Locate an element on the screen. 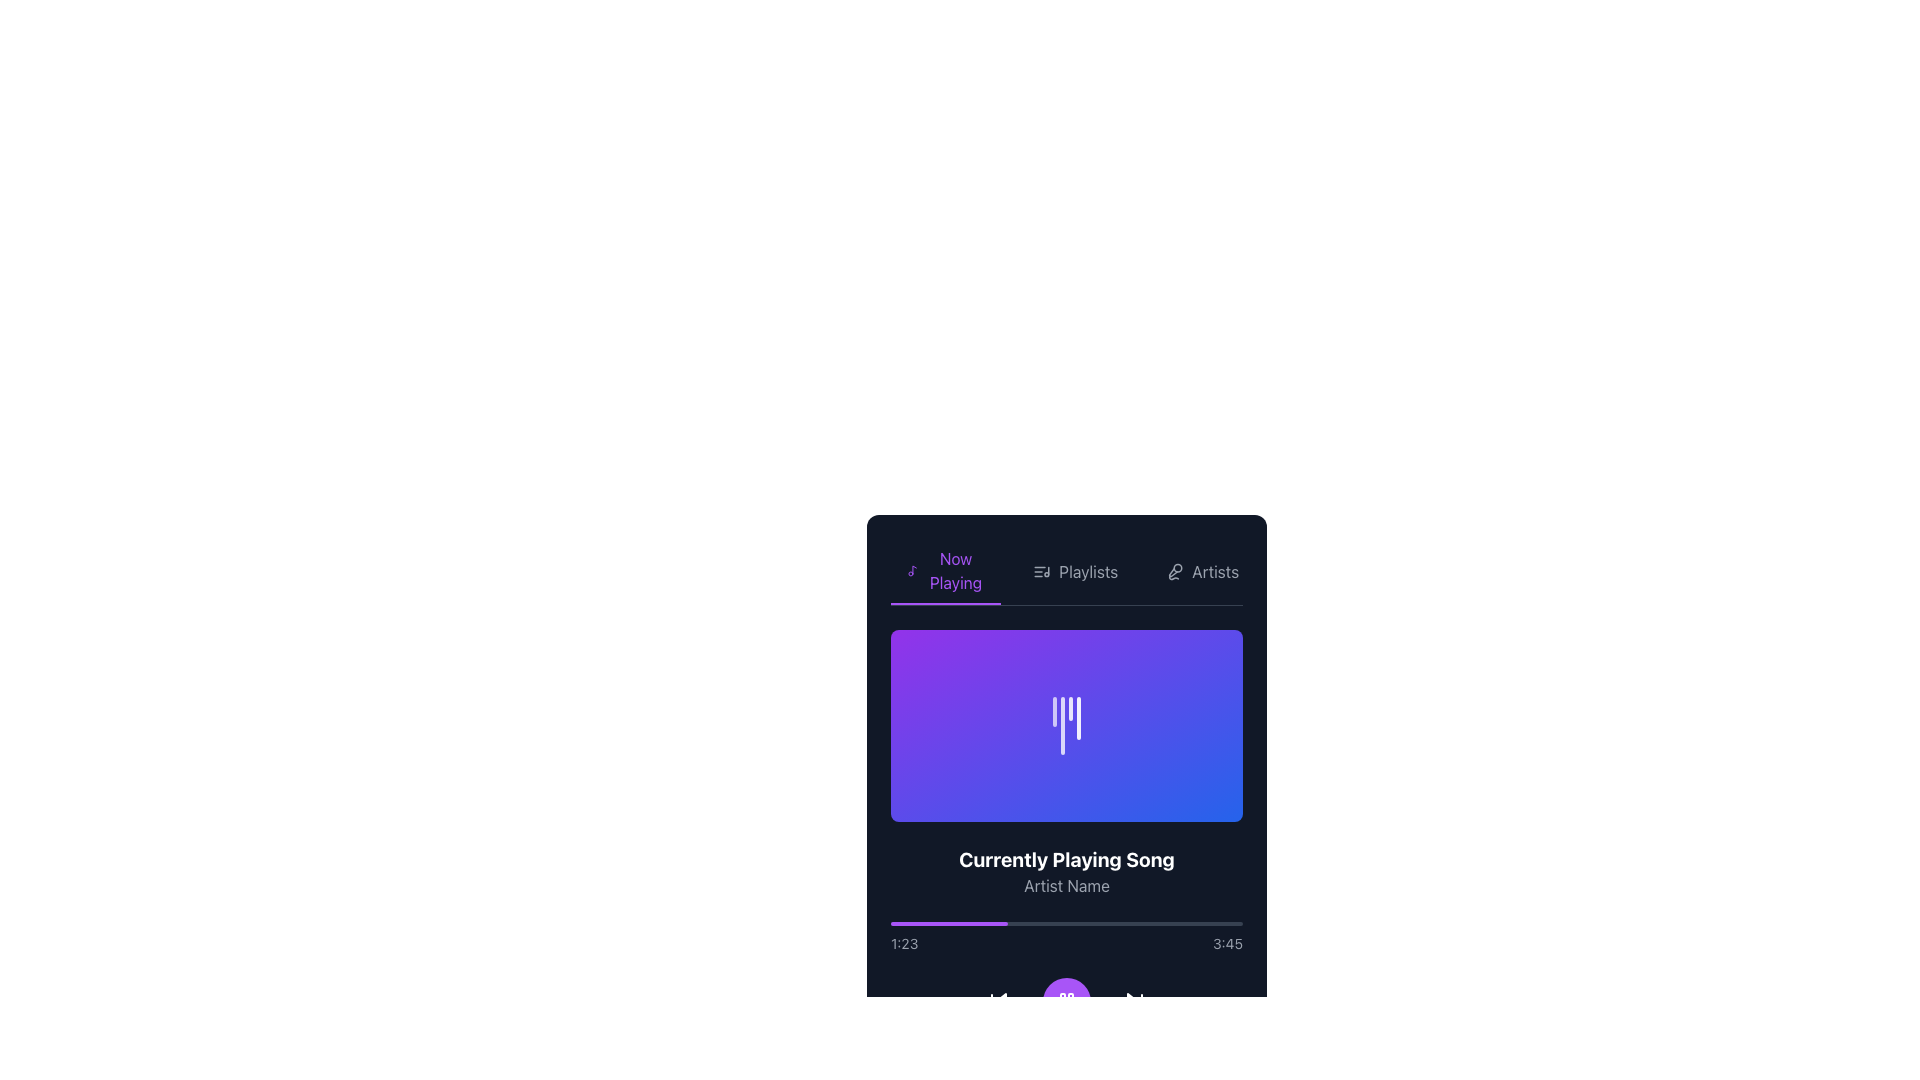  the slider value is located at coordinates (1021, 1059).